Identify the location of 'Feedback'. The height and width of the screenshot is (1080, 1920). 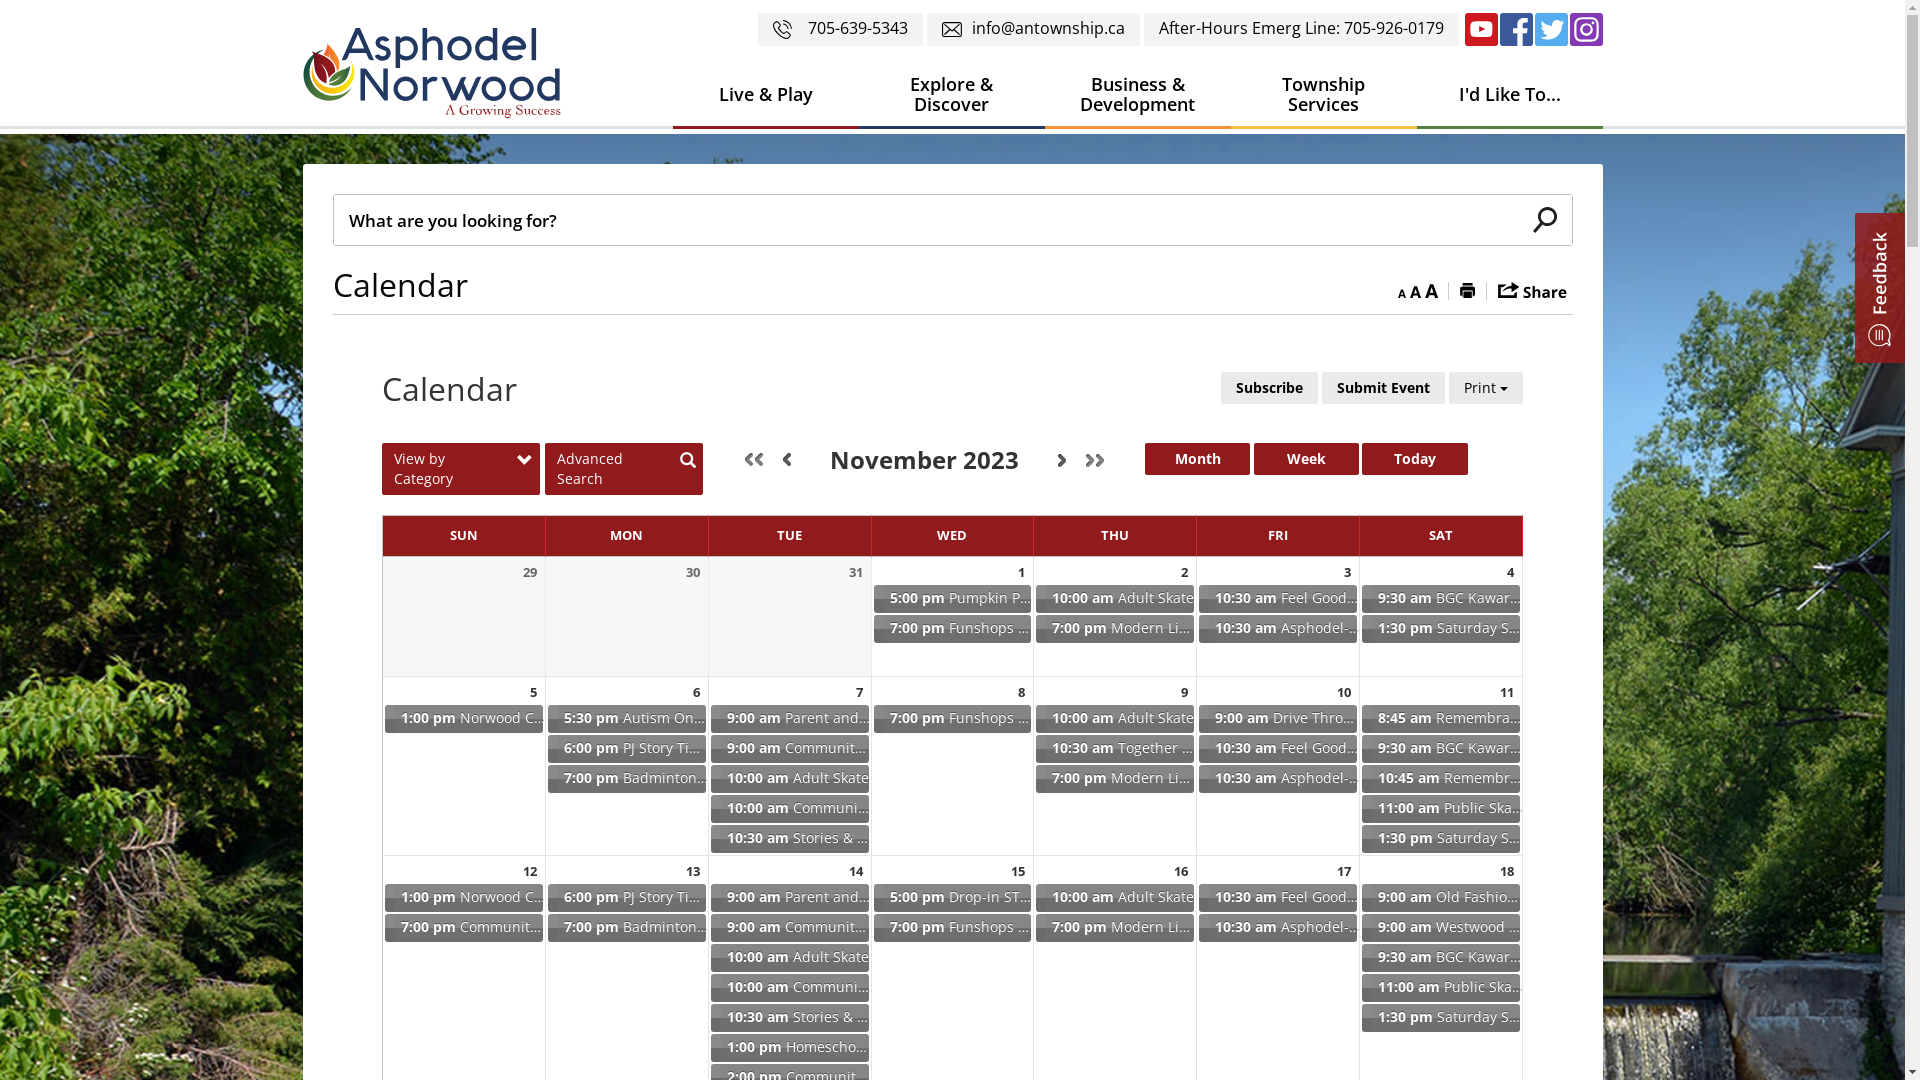
(1879, 288).